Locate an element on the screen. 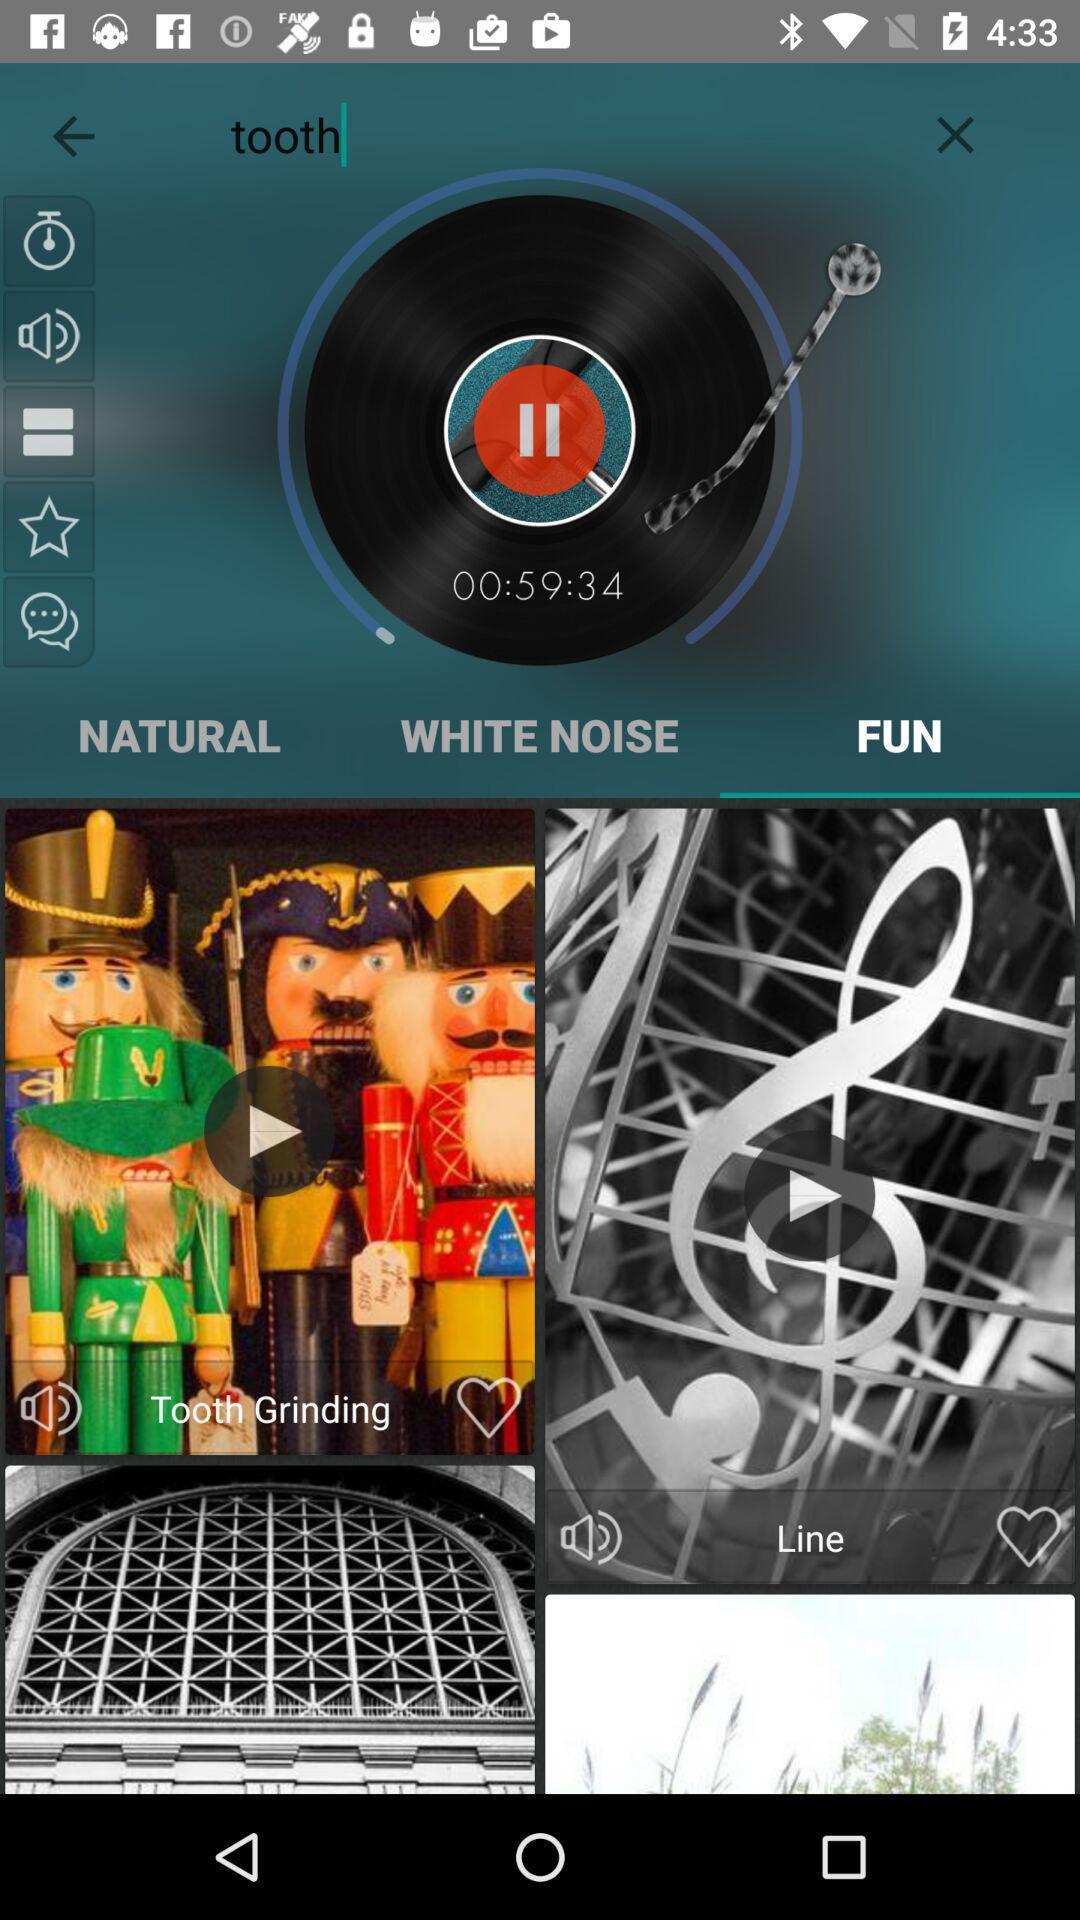 The height and width of the screenshot is (1920, 1080). change volume is located at coordinates (48, 336).